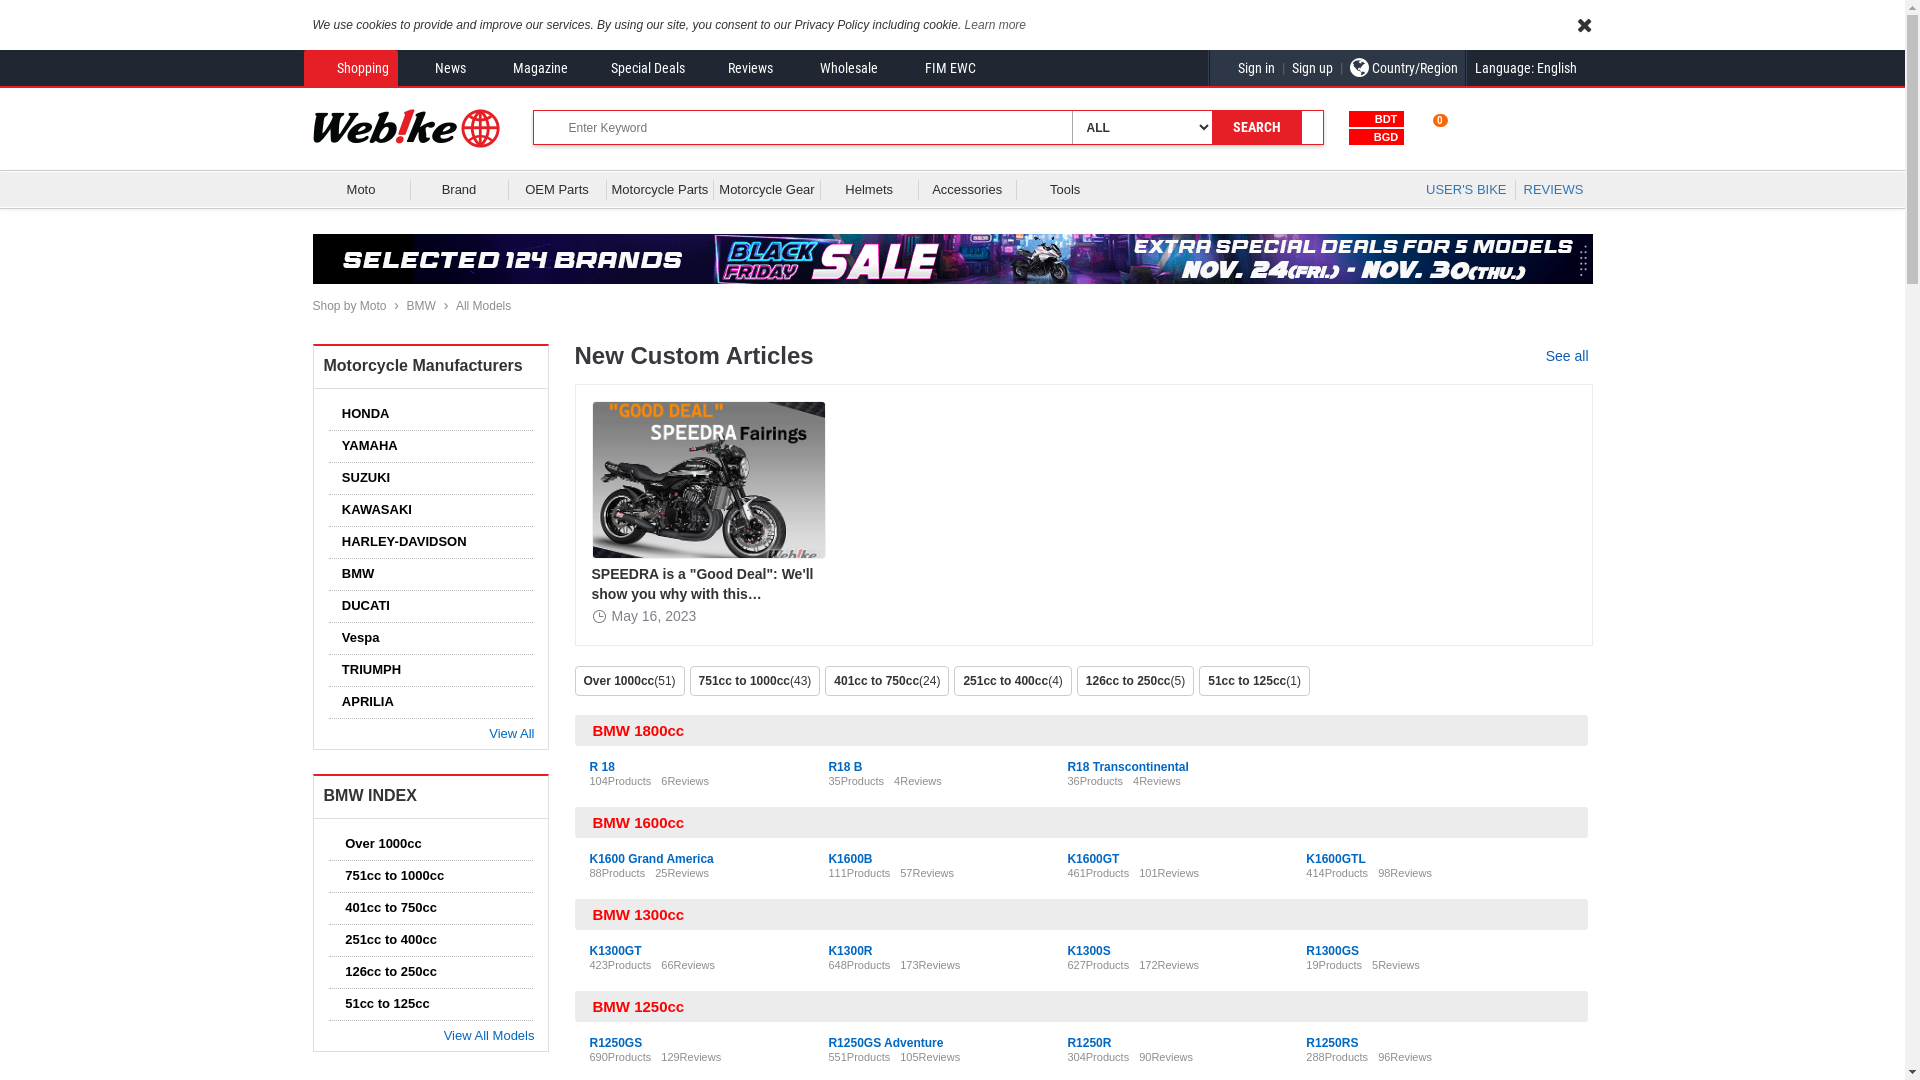  I want to click on 'Motorcycle Parts', so click(610, 189).